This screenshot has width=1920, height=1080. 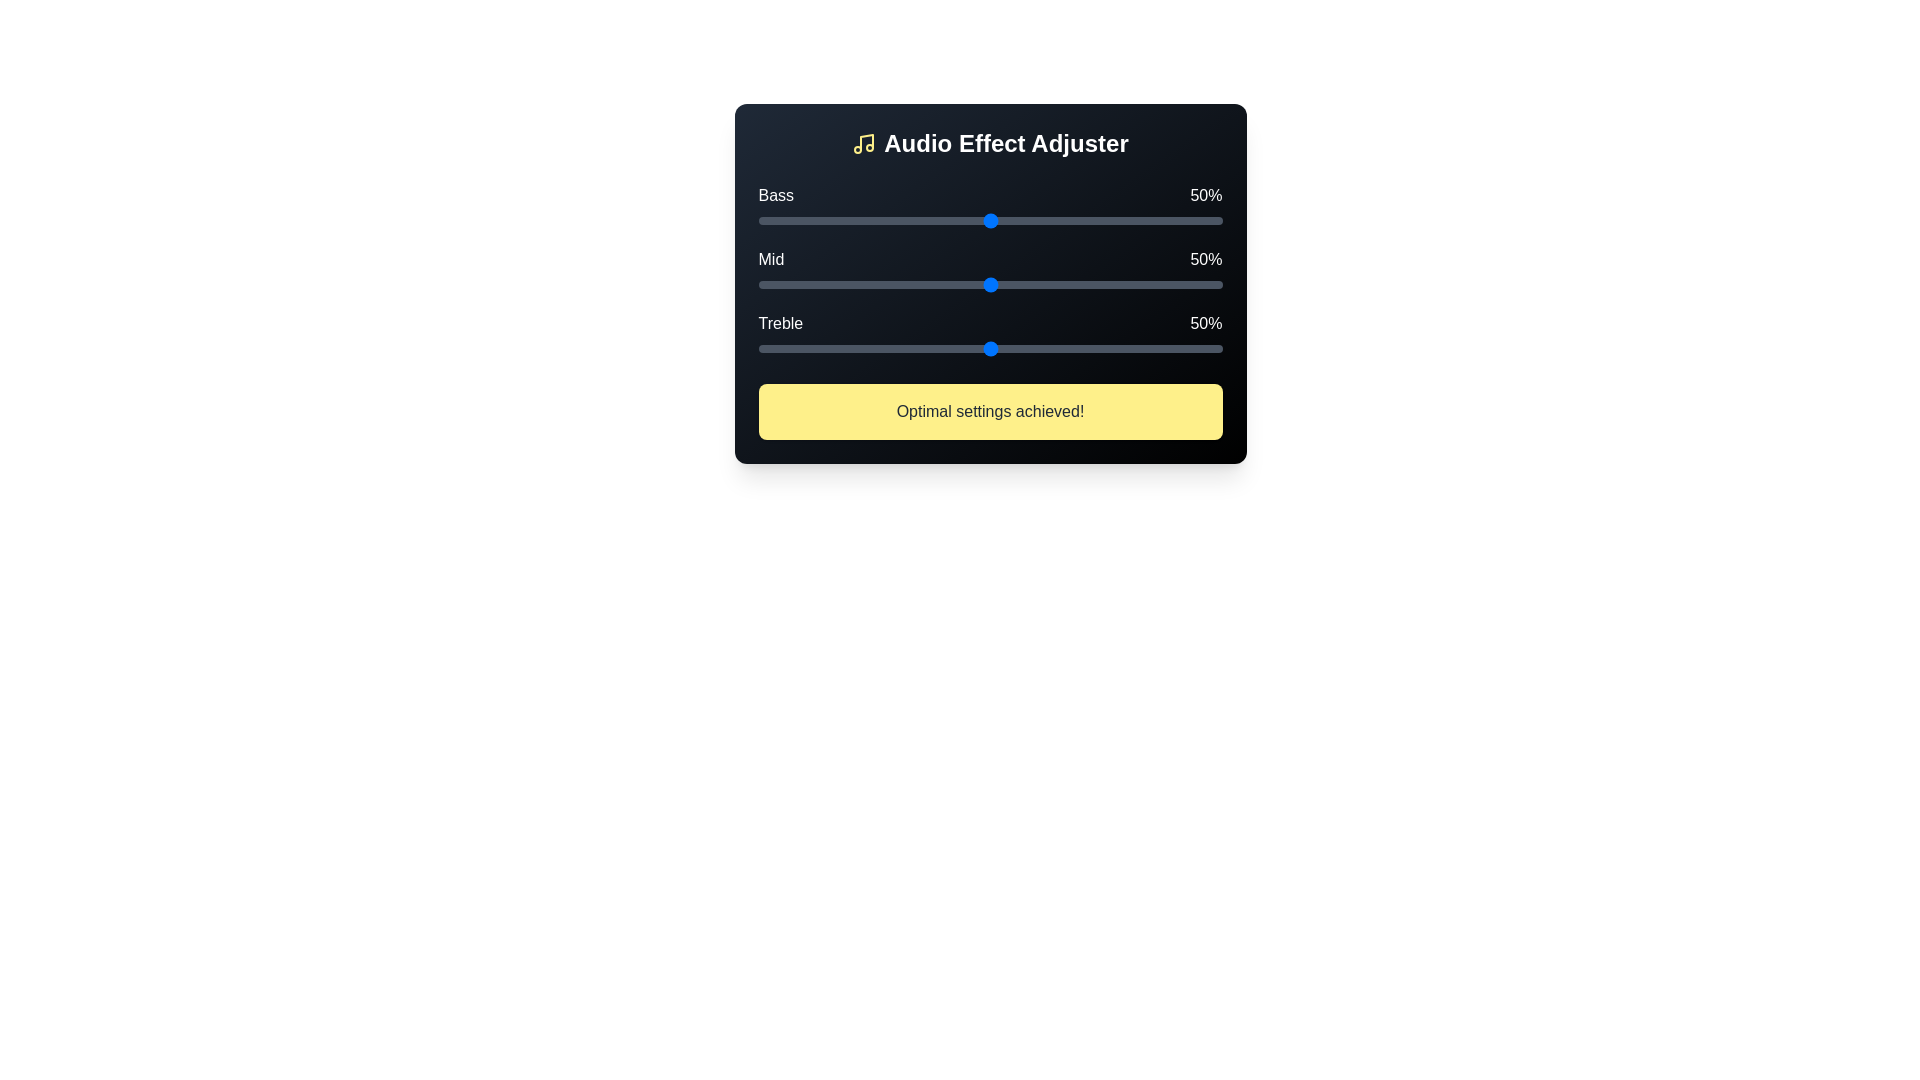 What do you see at coordinates (976, 220) in the screenshot?
I see `the Bass slider to 47% by clicking on the slider track` at bounding box center [976, 220].